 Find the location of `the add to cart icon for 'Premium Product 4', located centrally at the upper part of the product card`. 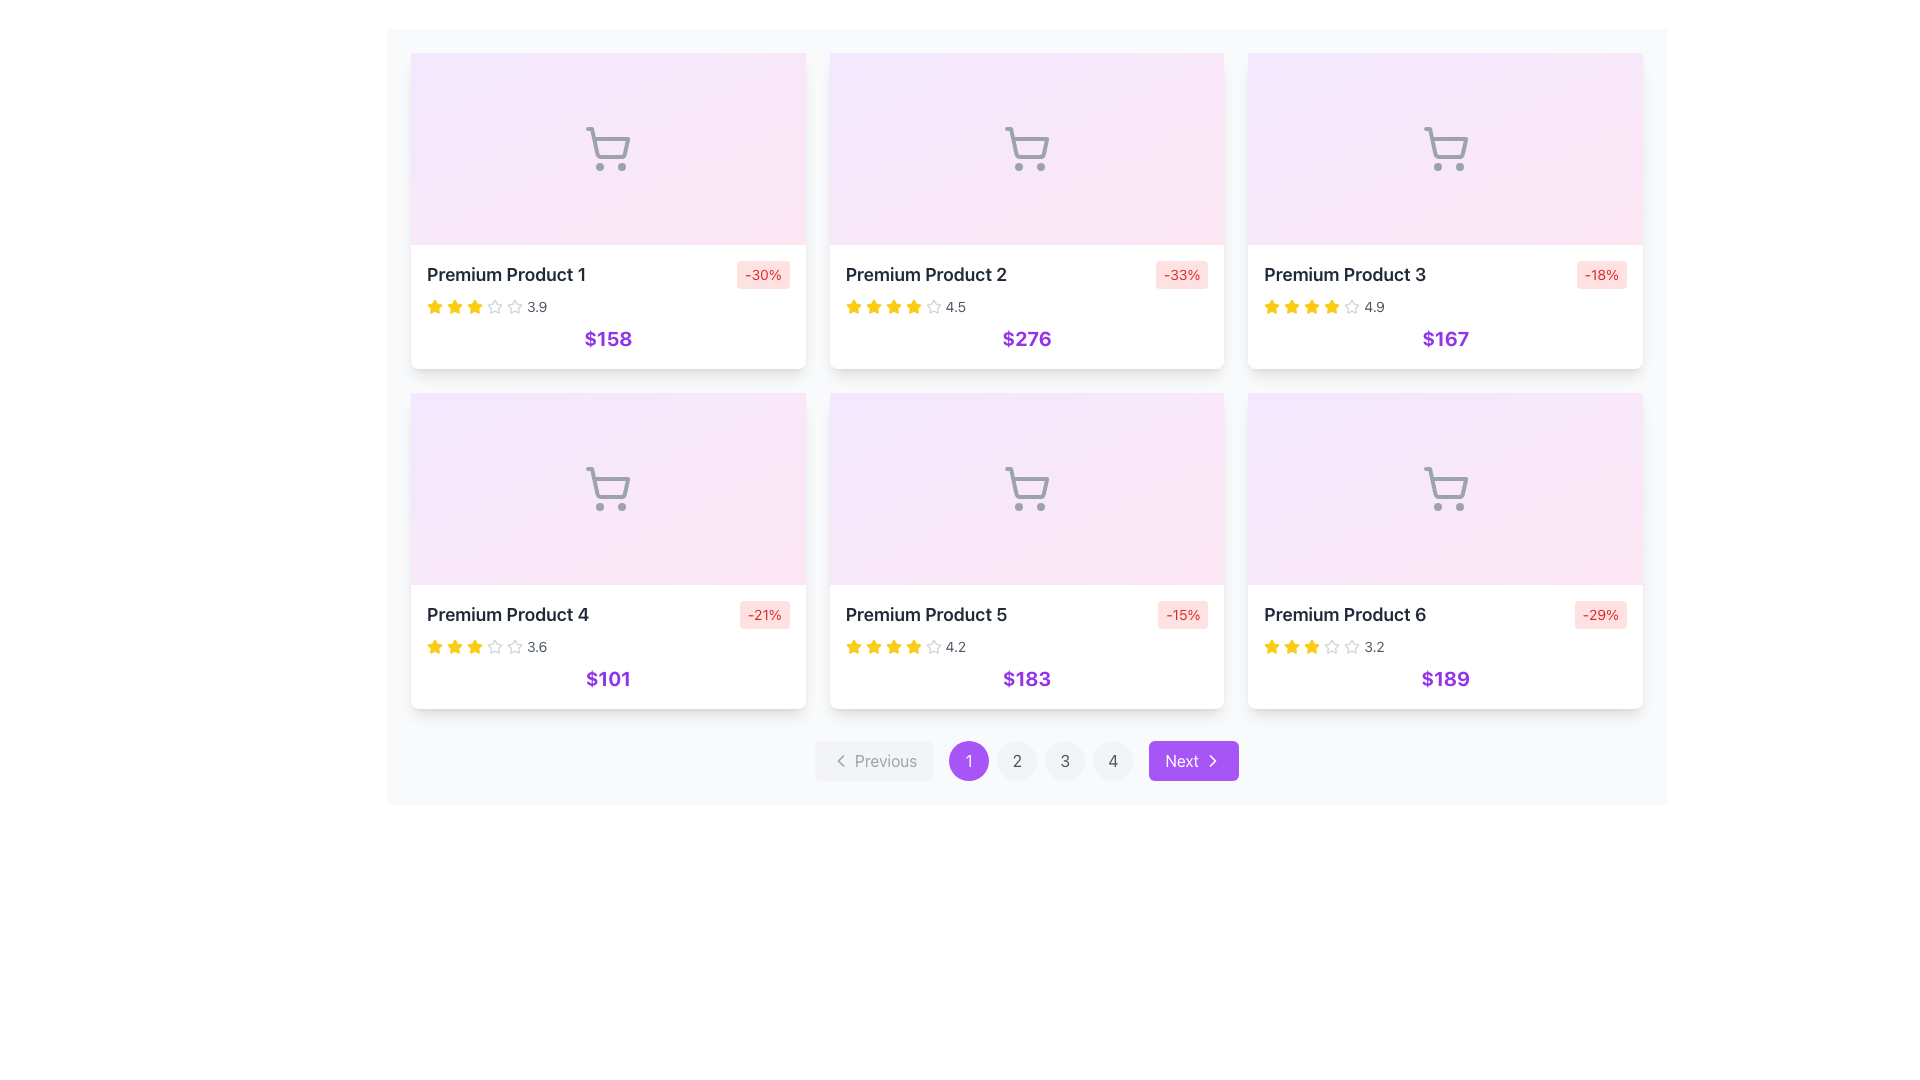

the add to cart icon for 'Premium Product 4', located centrally at the upper part of the product card is located at coordinates (607, 489).